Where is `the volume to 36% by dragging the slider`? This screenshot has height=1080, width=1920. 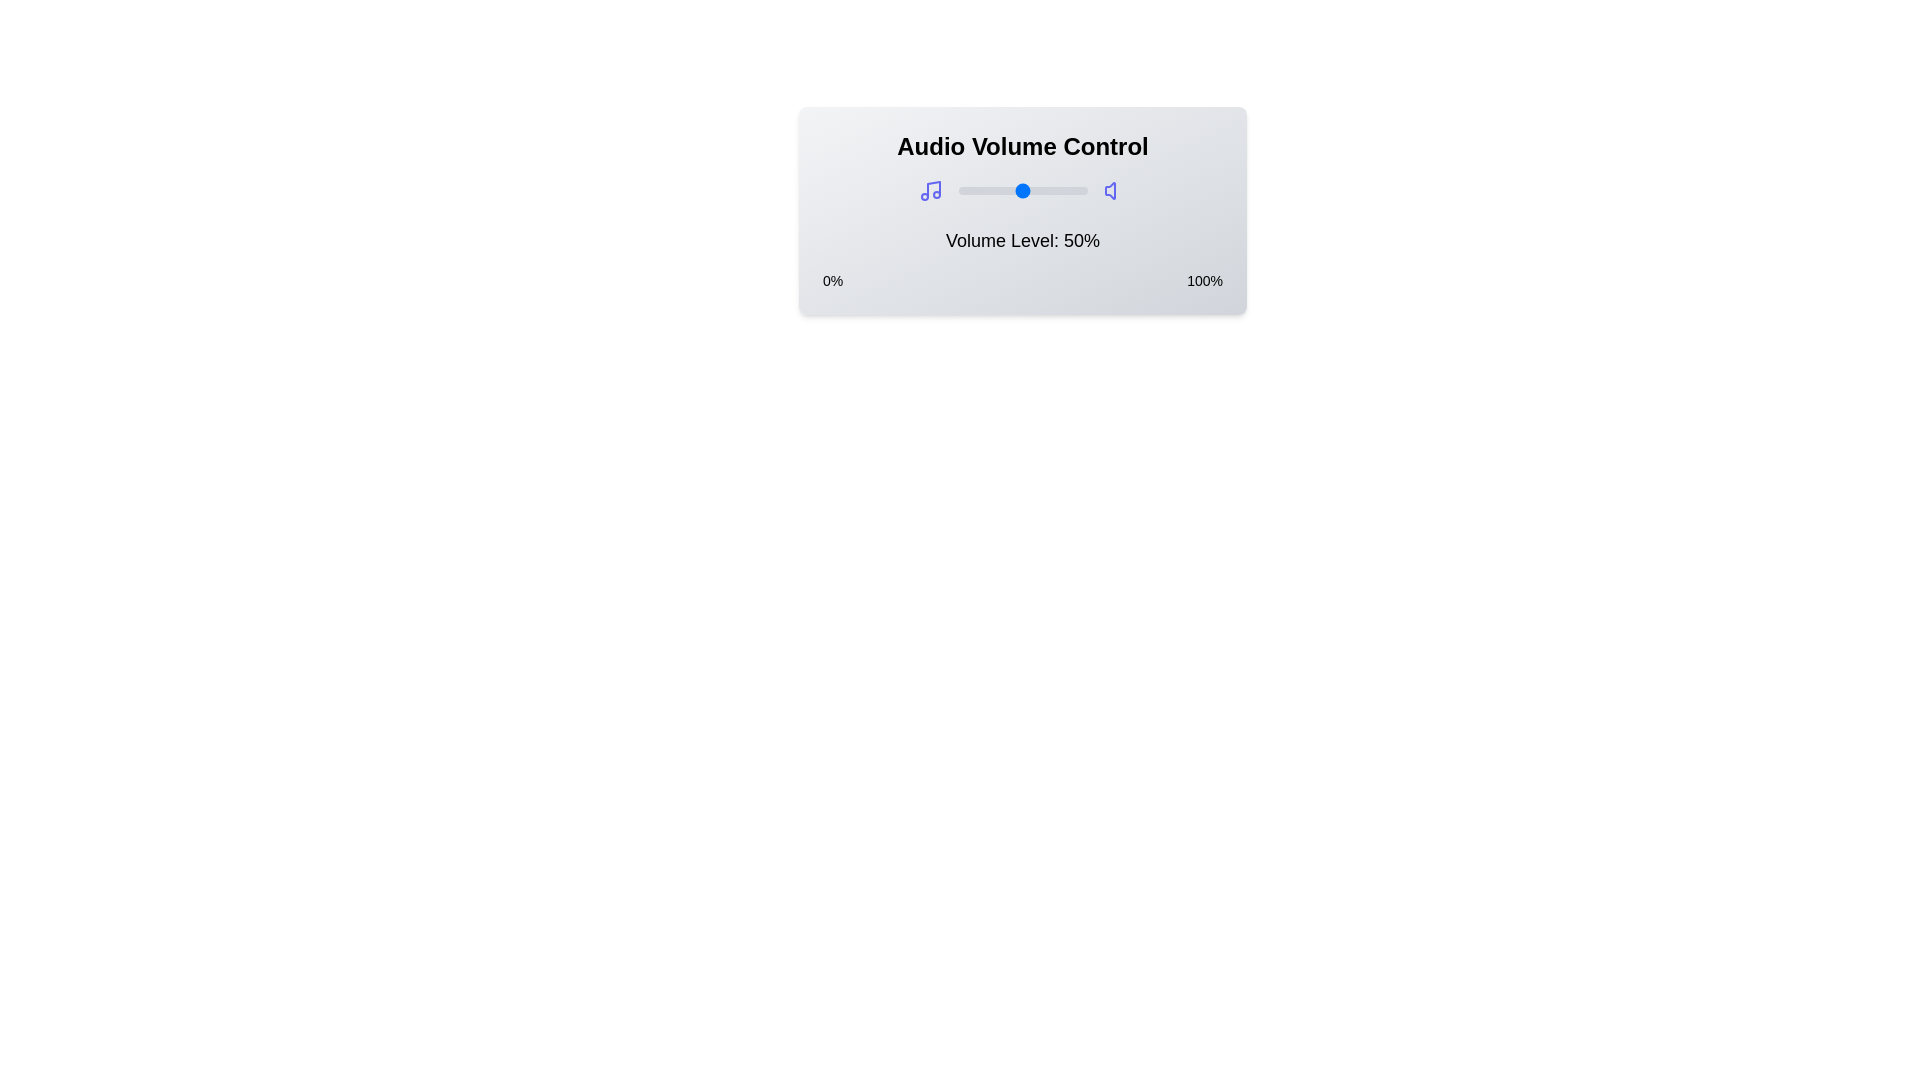
the volume to 36% by dragging the slider is located at coordinates (1004, 191).